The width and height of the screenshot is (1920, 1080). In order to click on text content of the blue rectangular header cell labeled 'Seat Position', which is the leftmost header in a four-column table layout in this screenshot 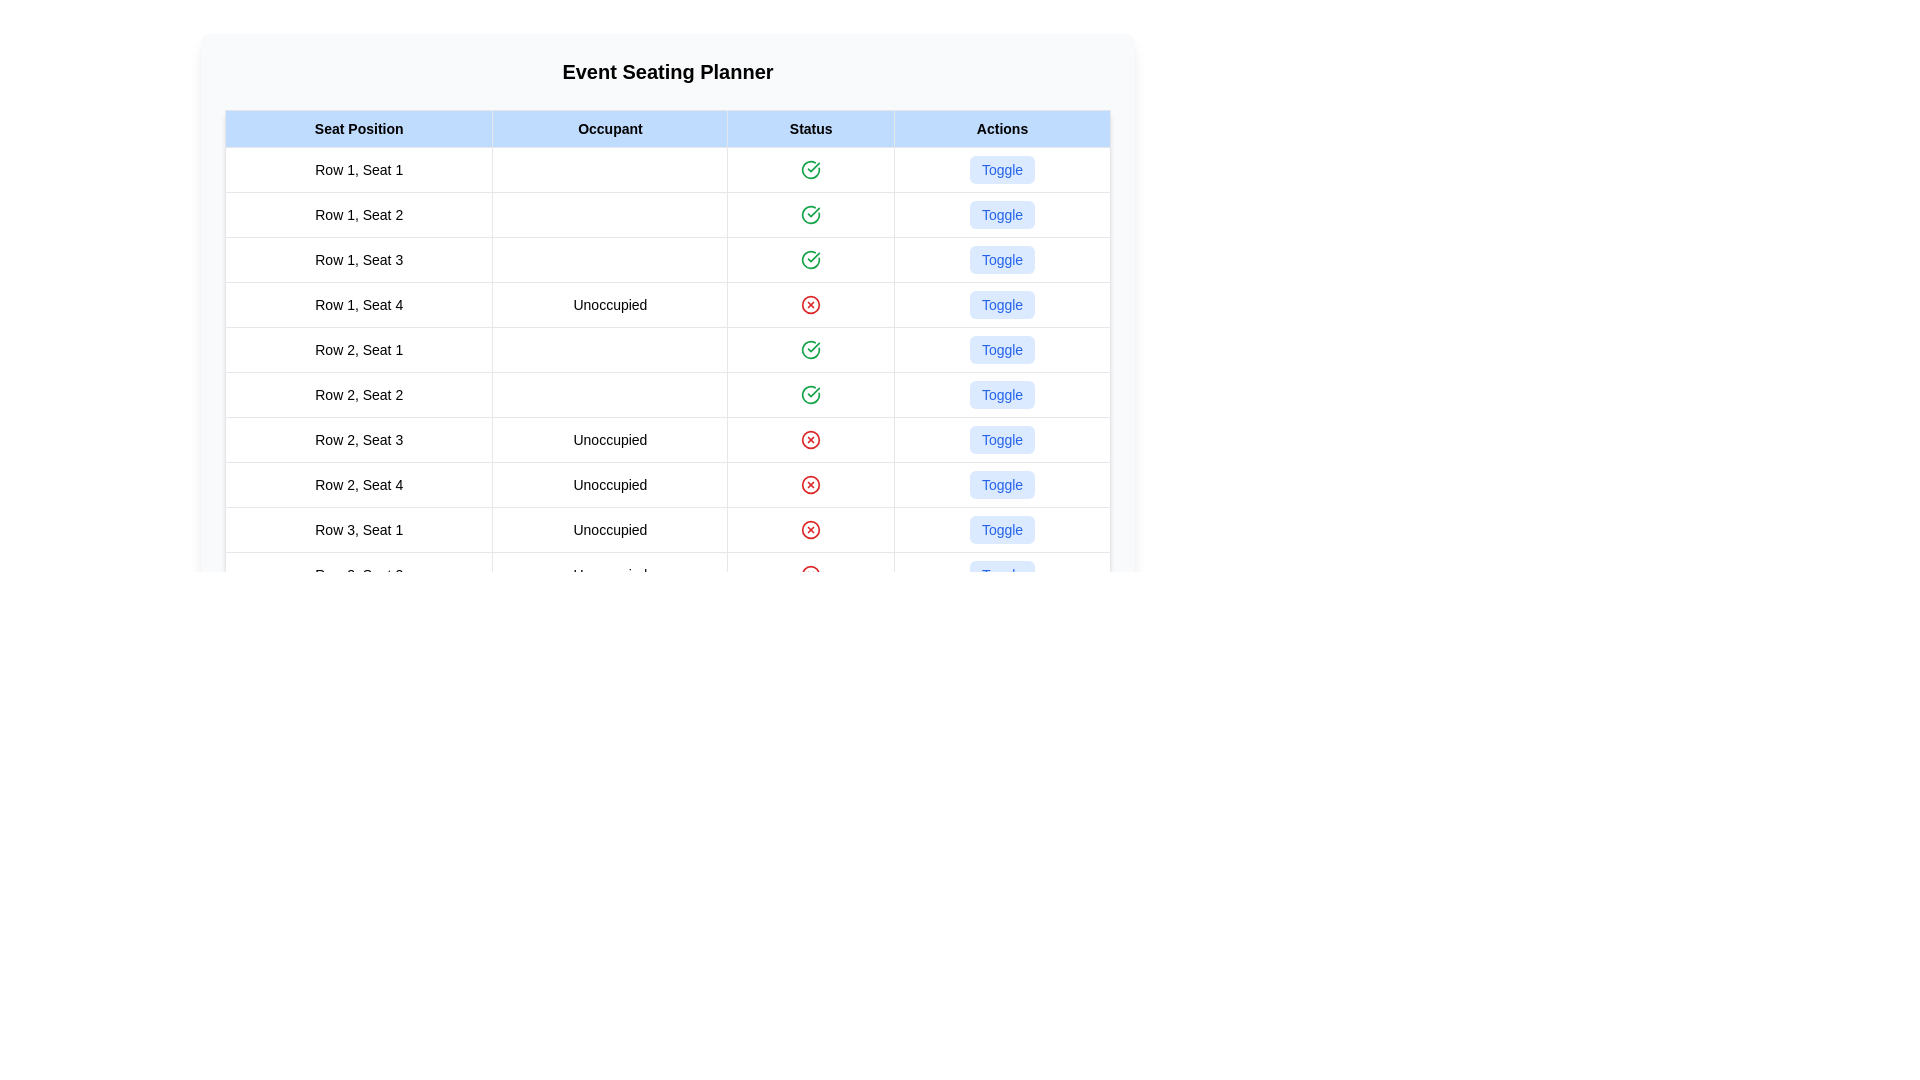, I will do `click(359, 128)`.